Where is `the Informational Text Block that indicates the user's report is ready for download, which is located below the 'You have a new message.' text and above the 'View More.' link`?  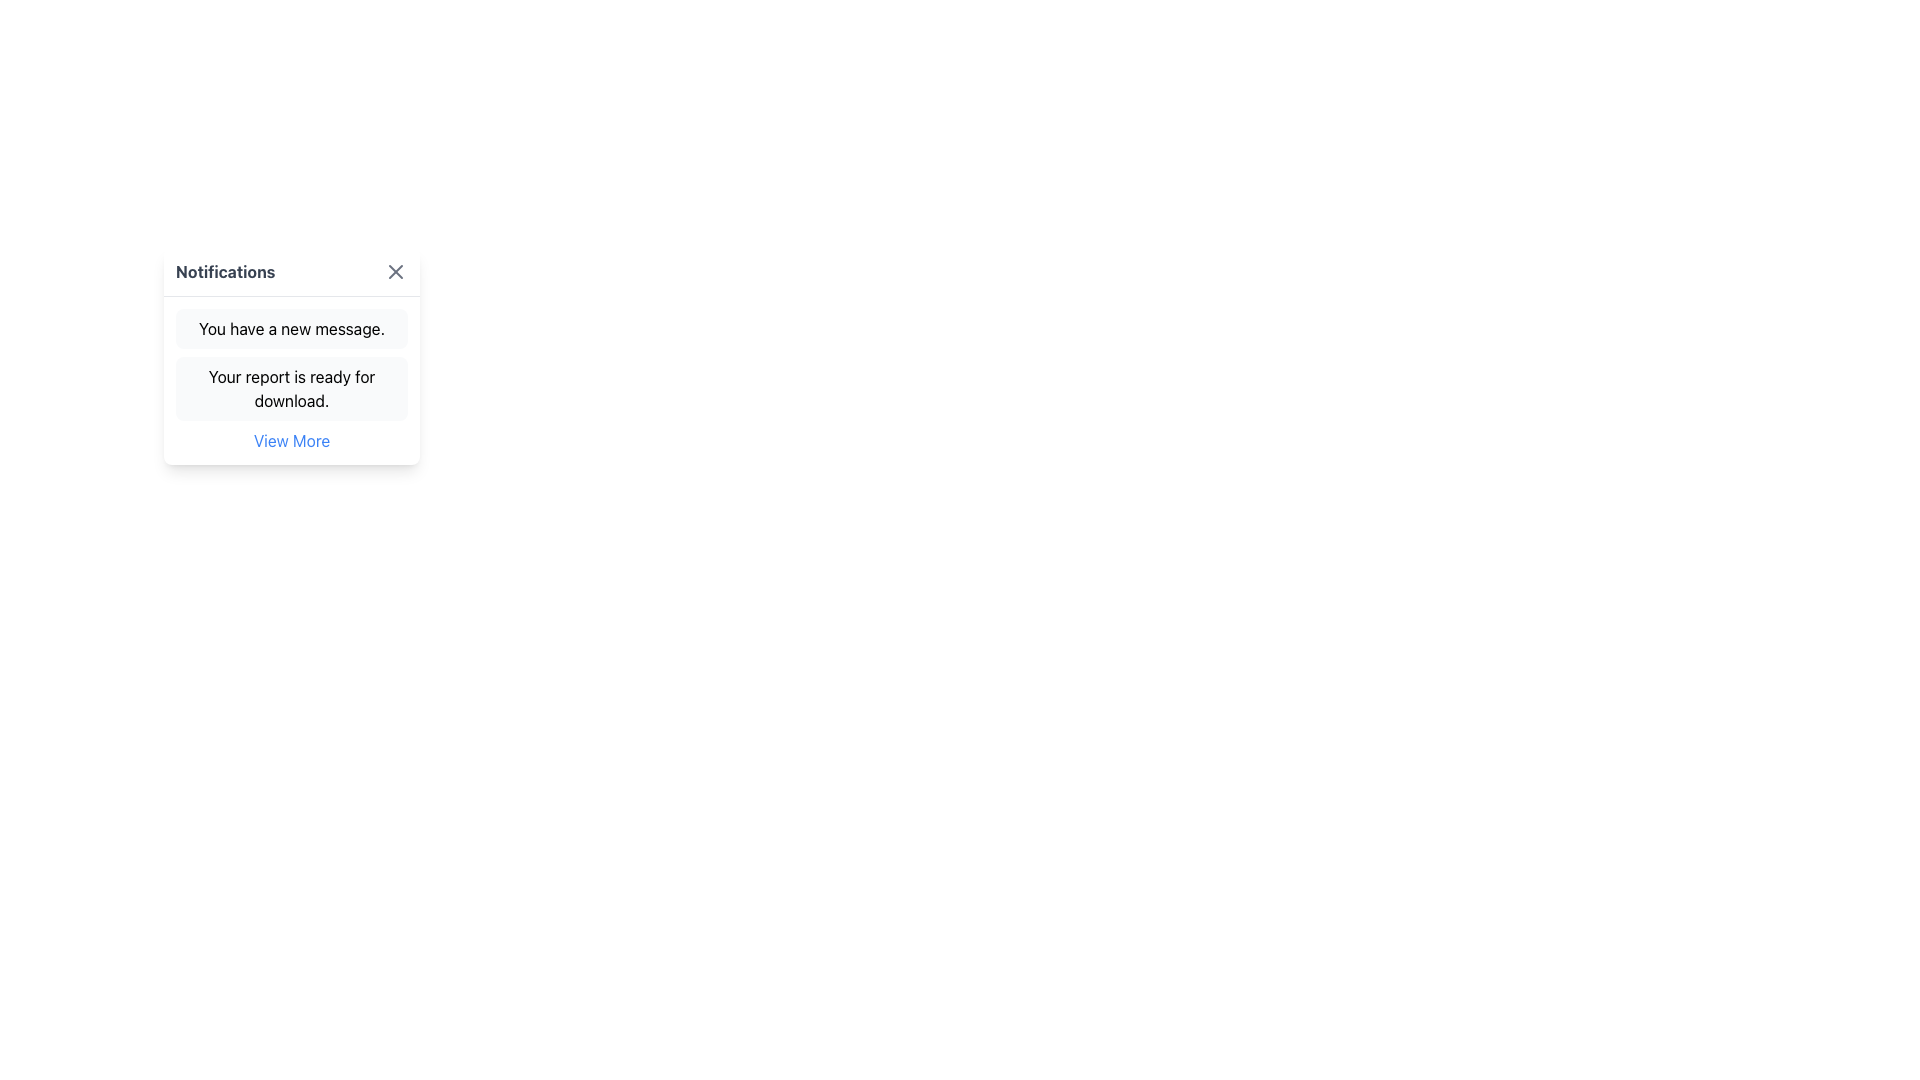 the Informational Text Block that indicates the user's report is ready for download, which is located below the 'You have a new message.' text and above the 'View More.' link is located at coordinates (291, 389).